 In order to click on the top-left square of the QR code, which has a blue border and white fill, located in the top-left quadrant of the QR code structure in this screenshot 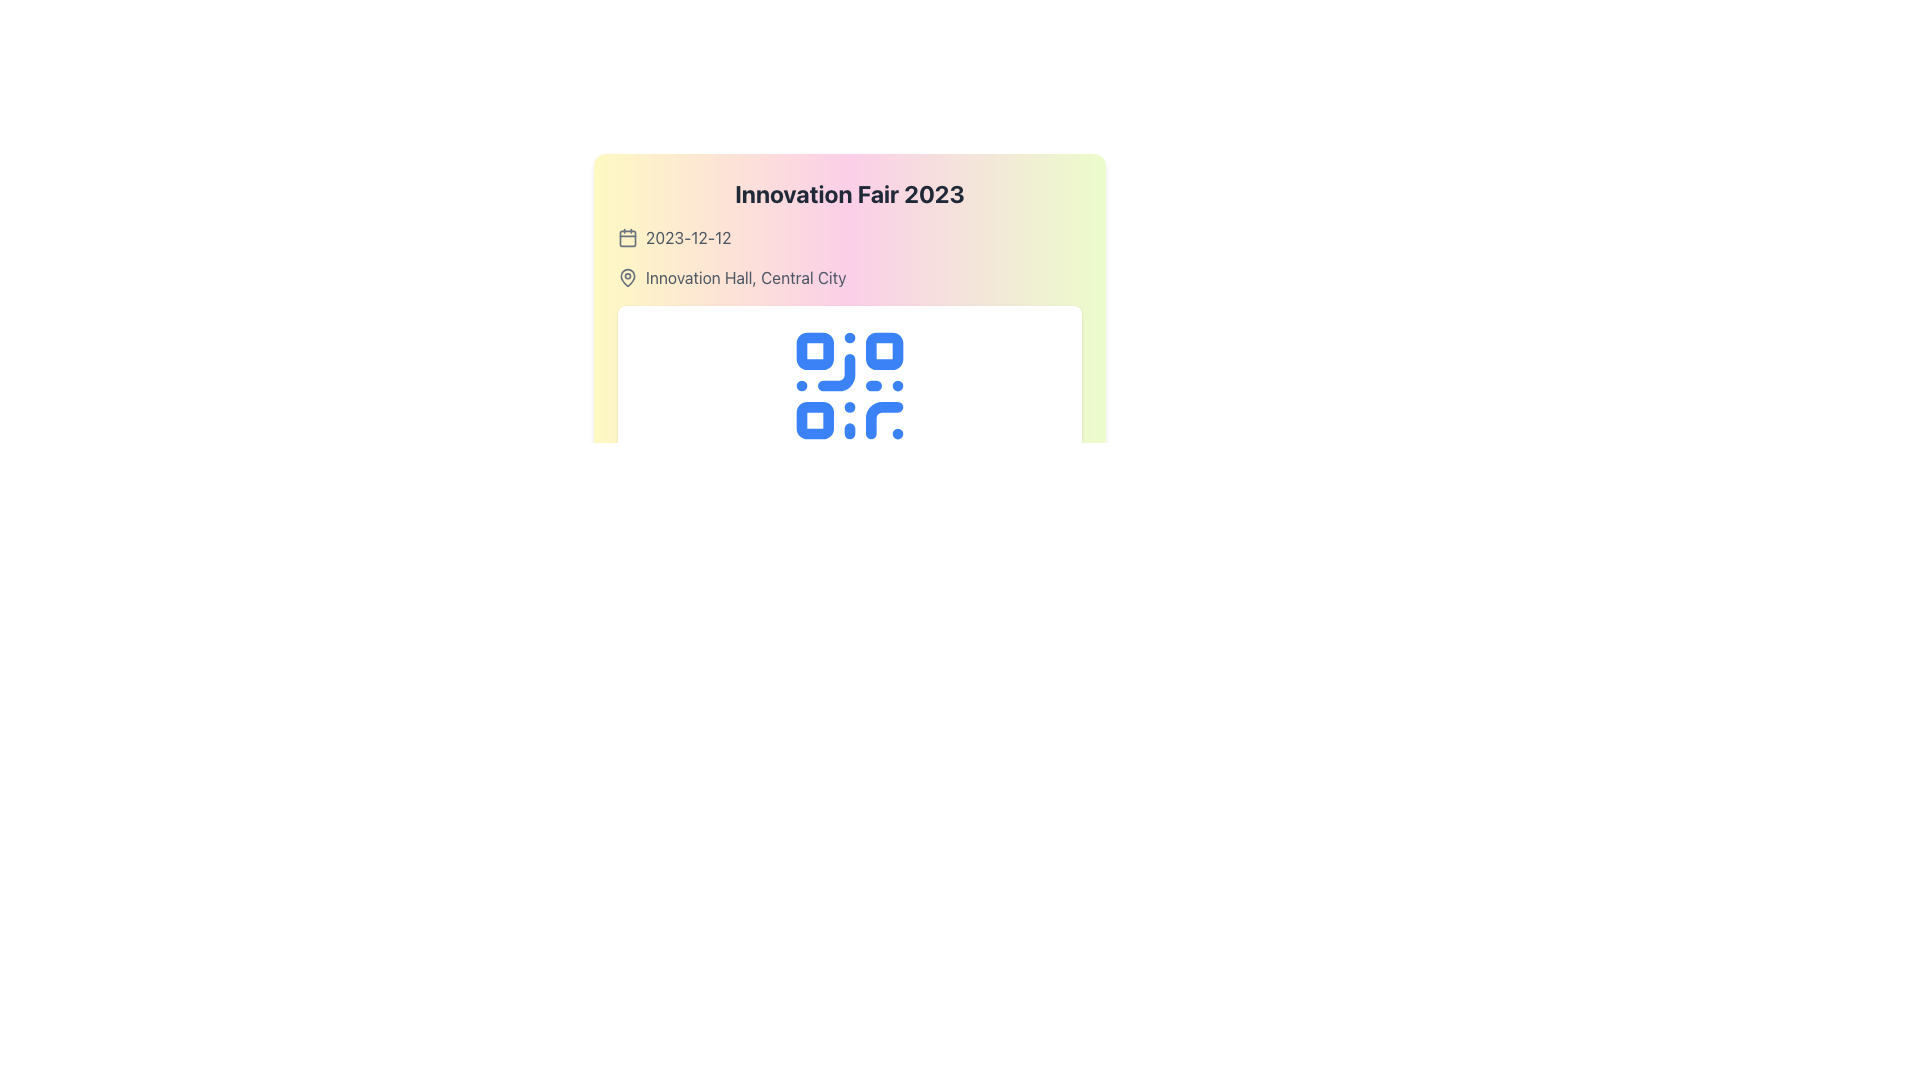, I will do `click(815, 350)`.